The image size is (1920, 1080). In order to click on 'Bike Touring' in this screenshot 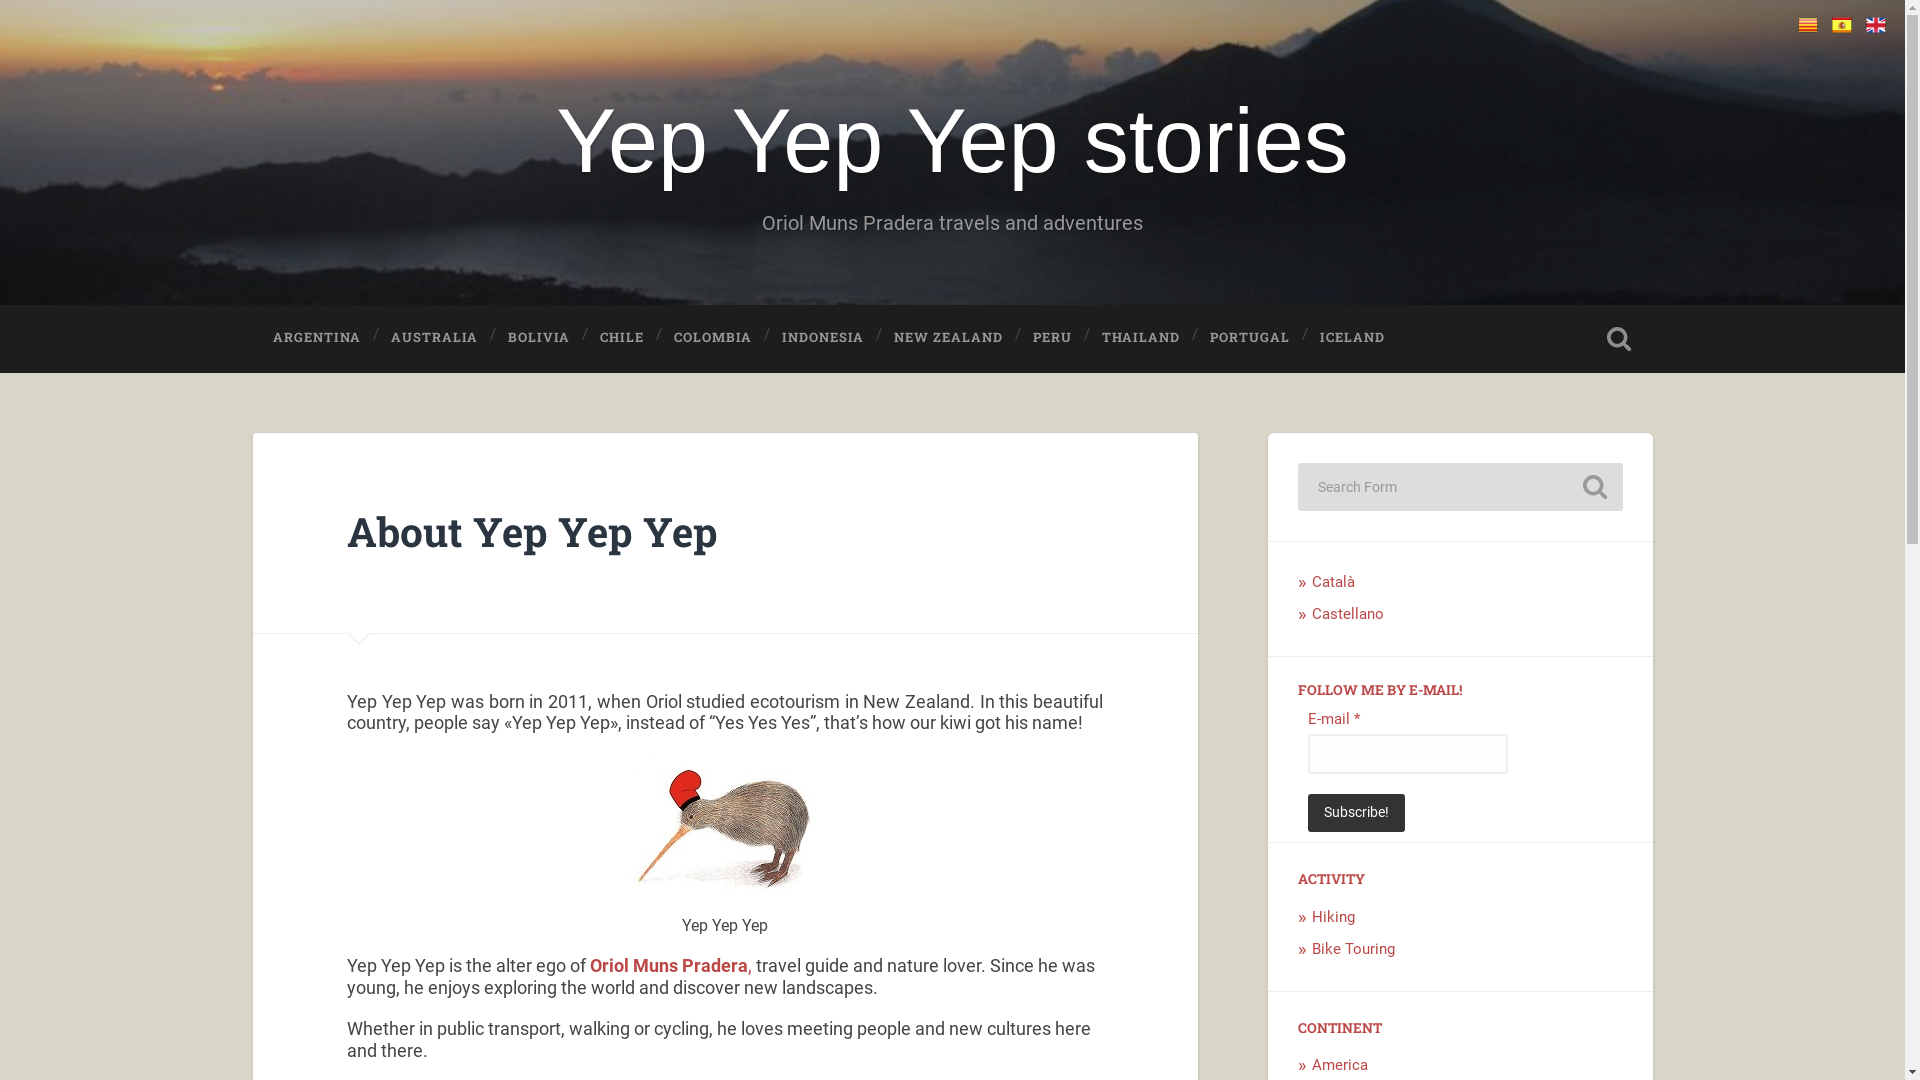, I will do `click(1353, 947)`.